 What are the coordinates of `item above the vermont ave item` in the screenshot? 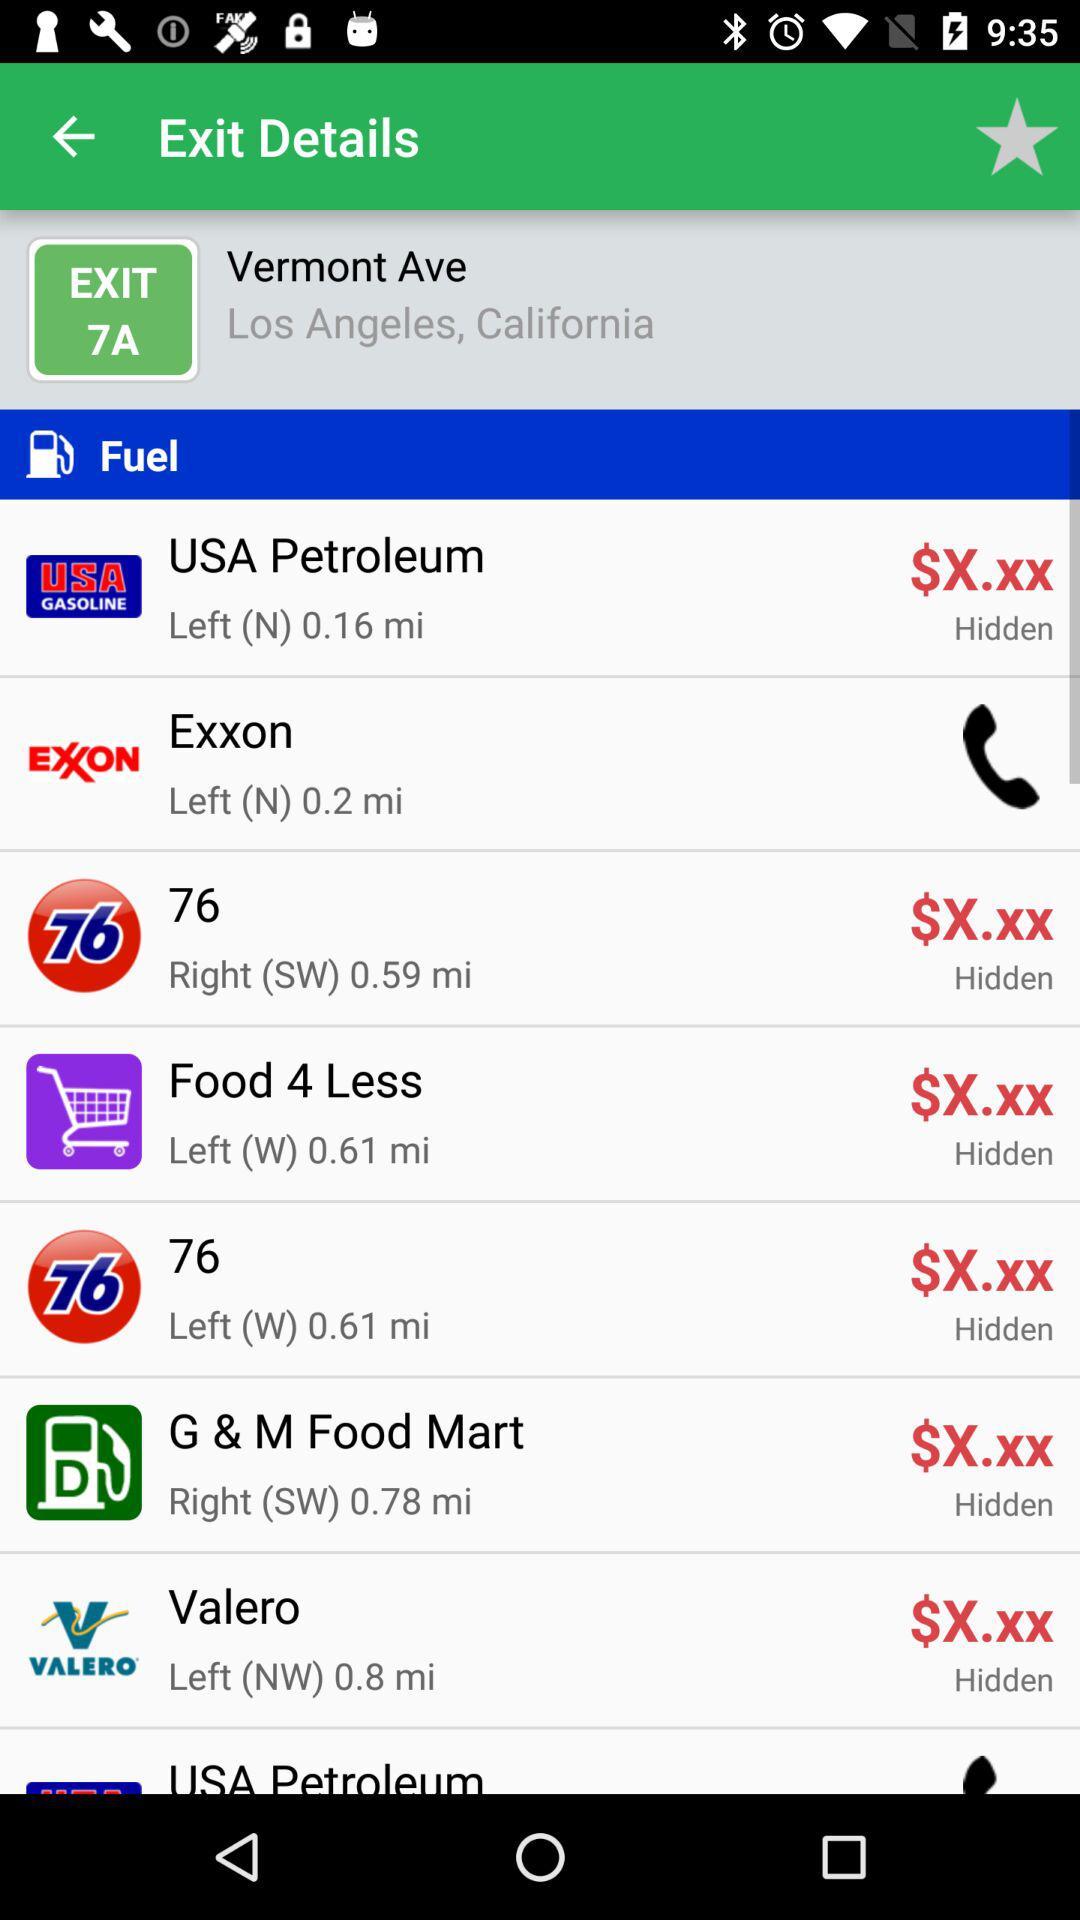 It's located at (1017, 135).